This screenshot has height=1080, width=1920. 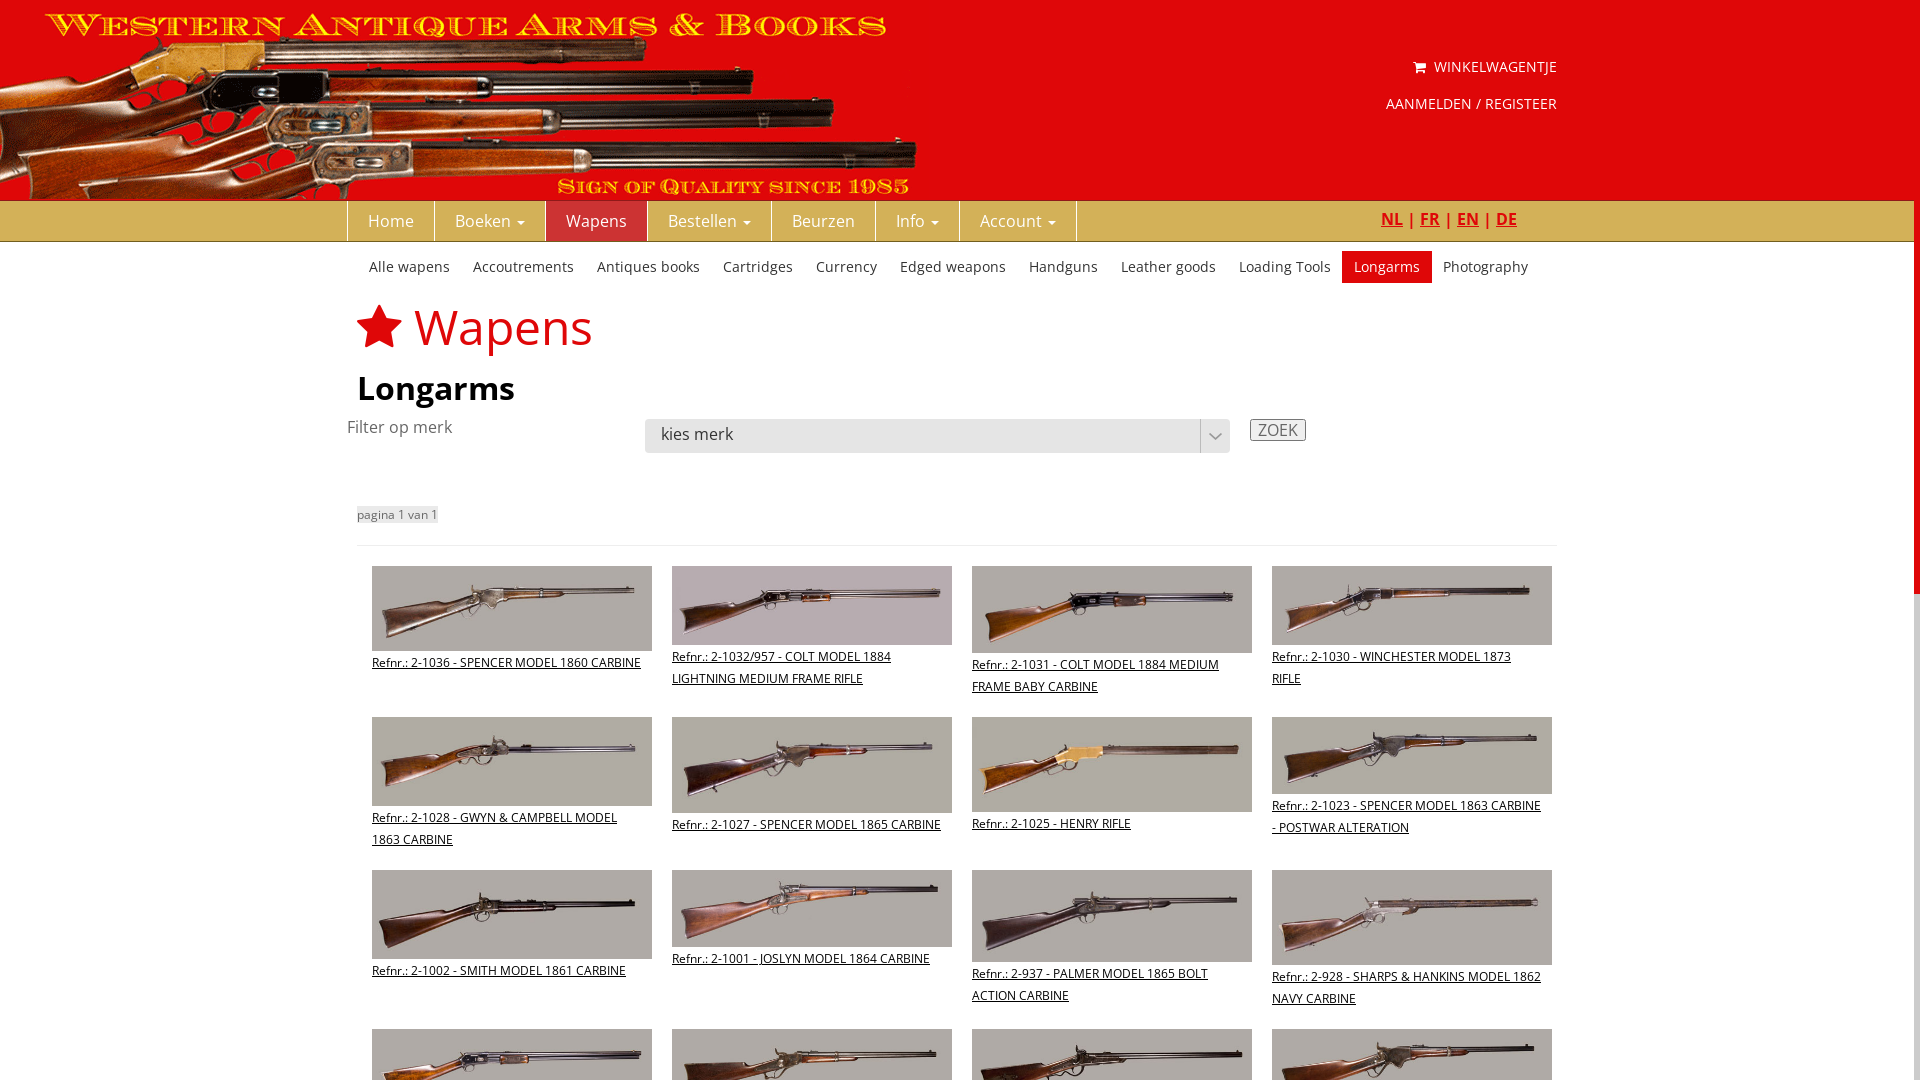 I want to click on 'Refnr.: 2-937 - PALMER MODEL 1865 BOLT ACTION CARBINE', so click(x=1111, y=954).